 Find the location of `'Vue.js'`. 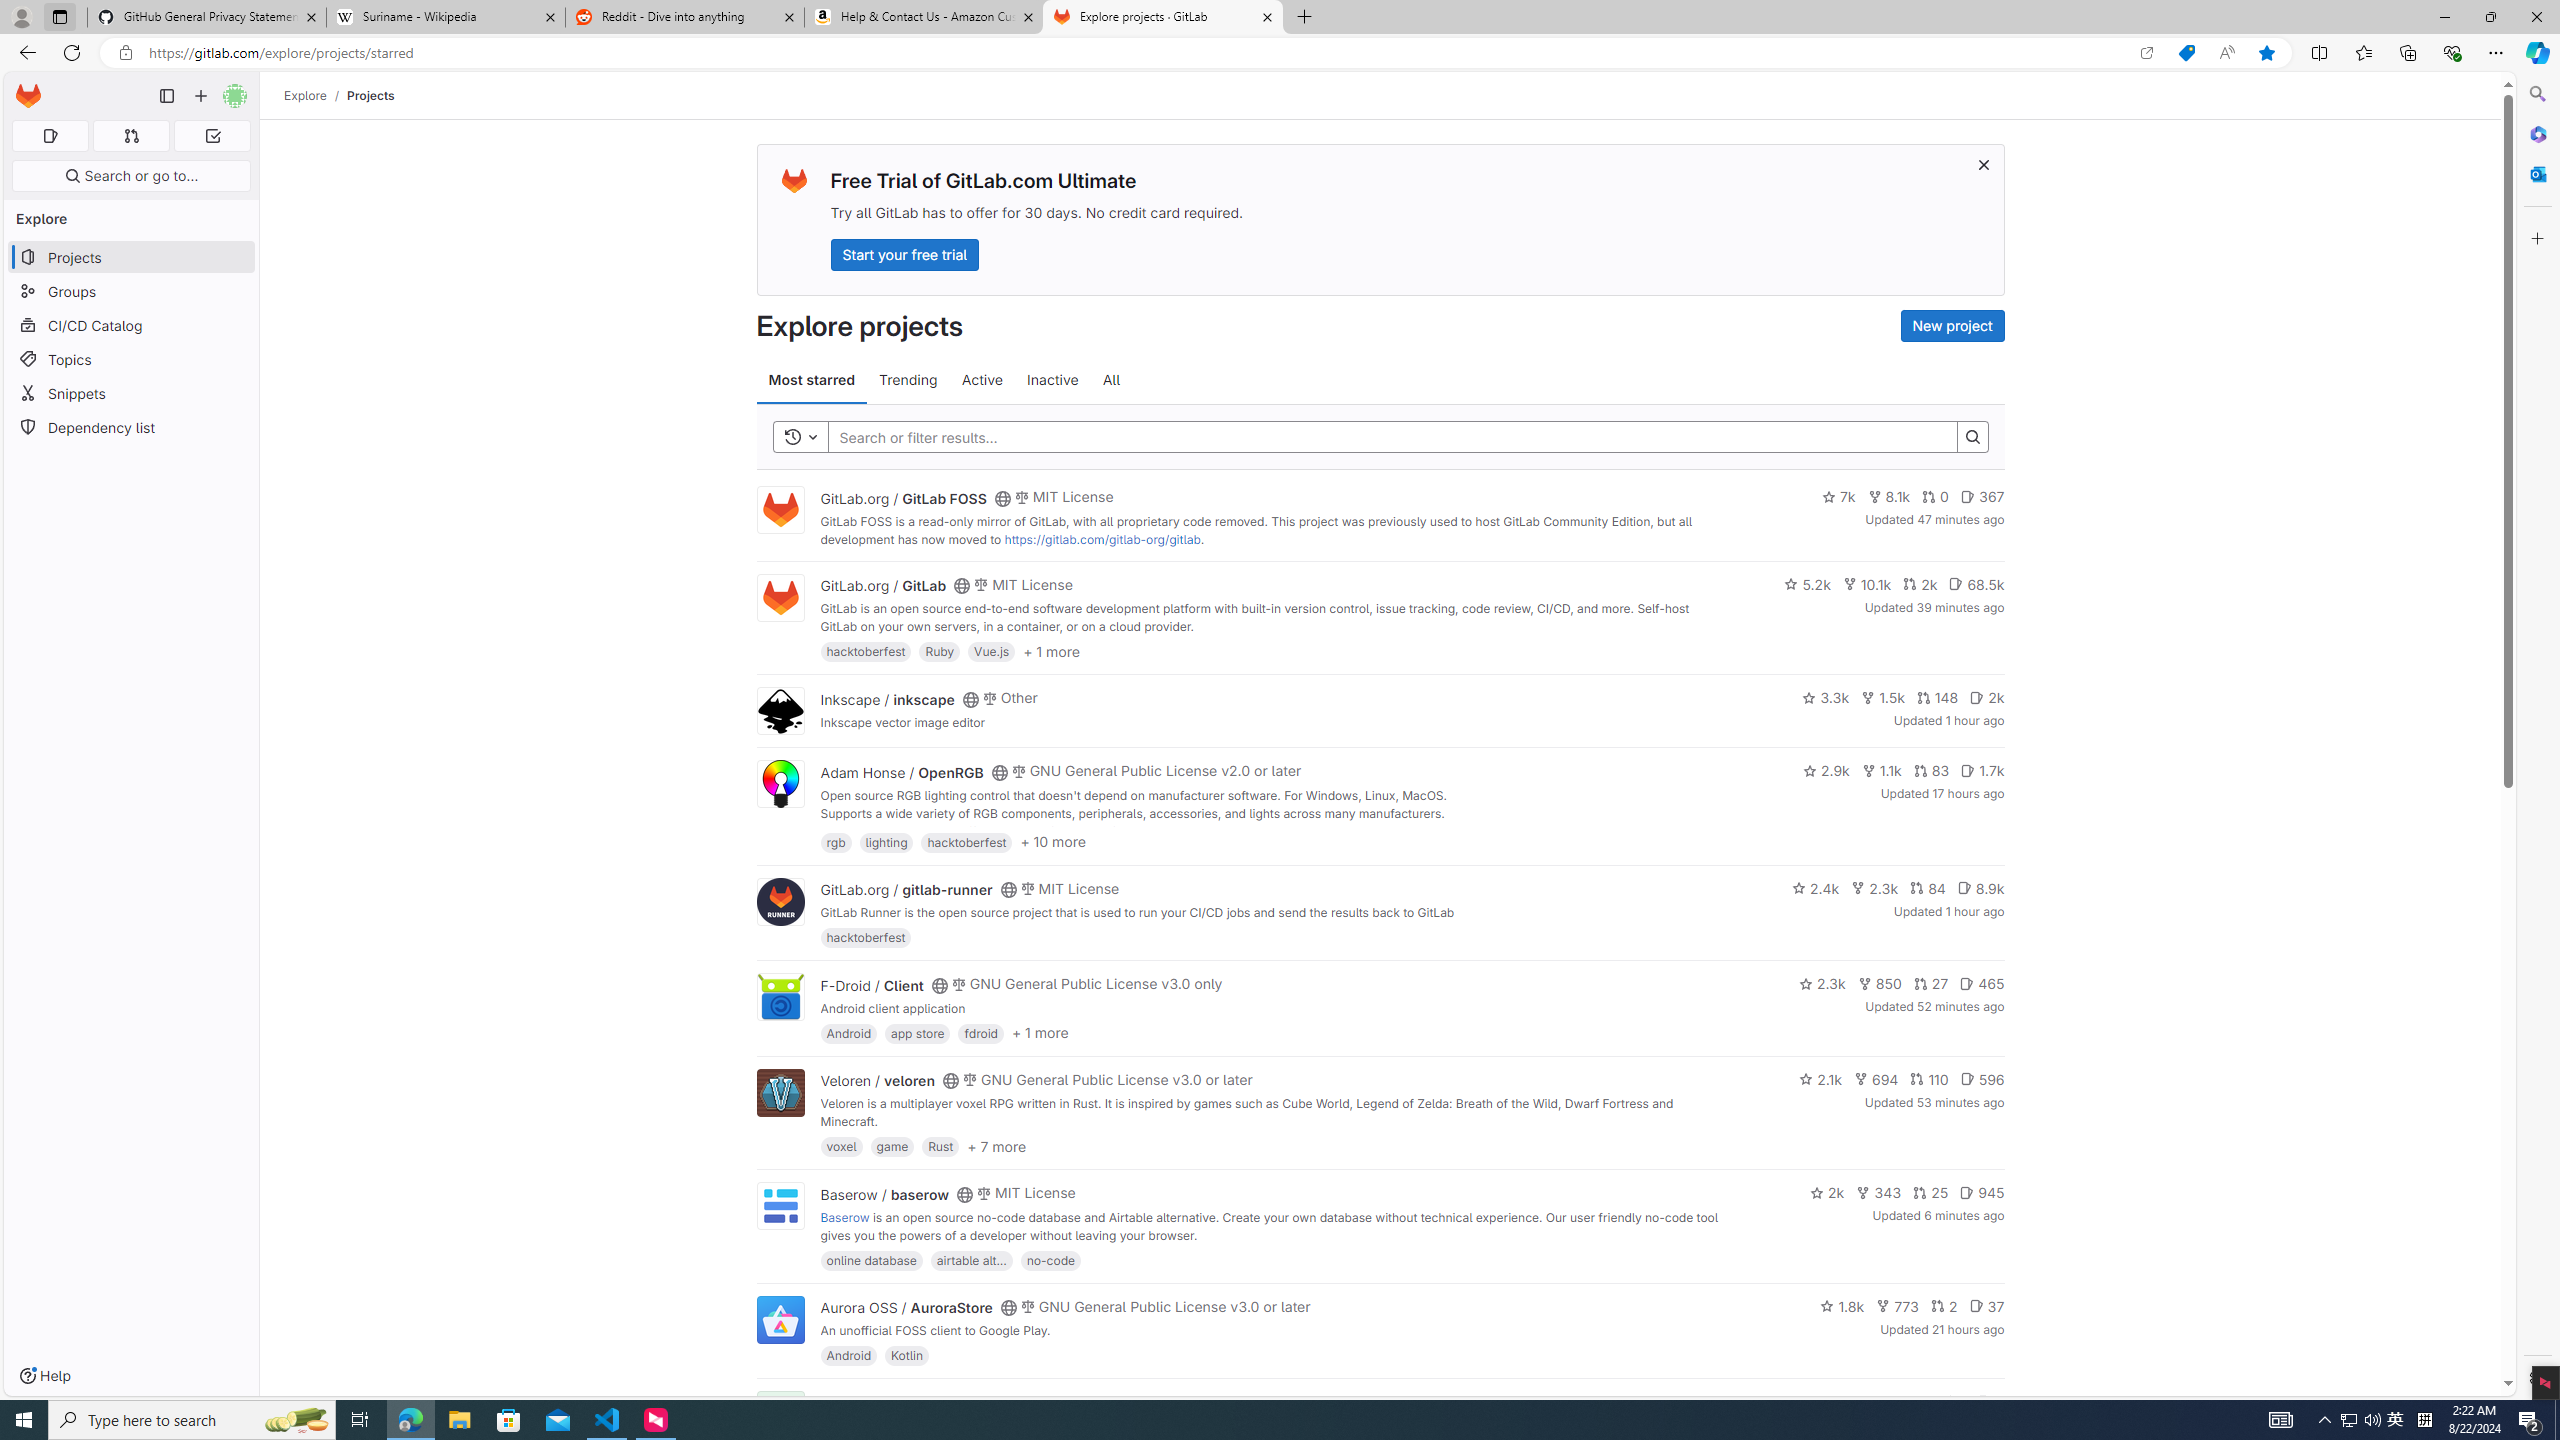

'Vue.js' is located at coordinates (991, 651).